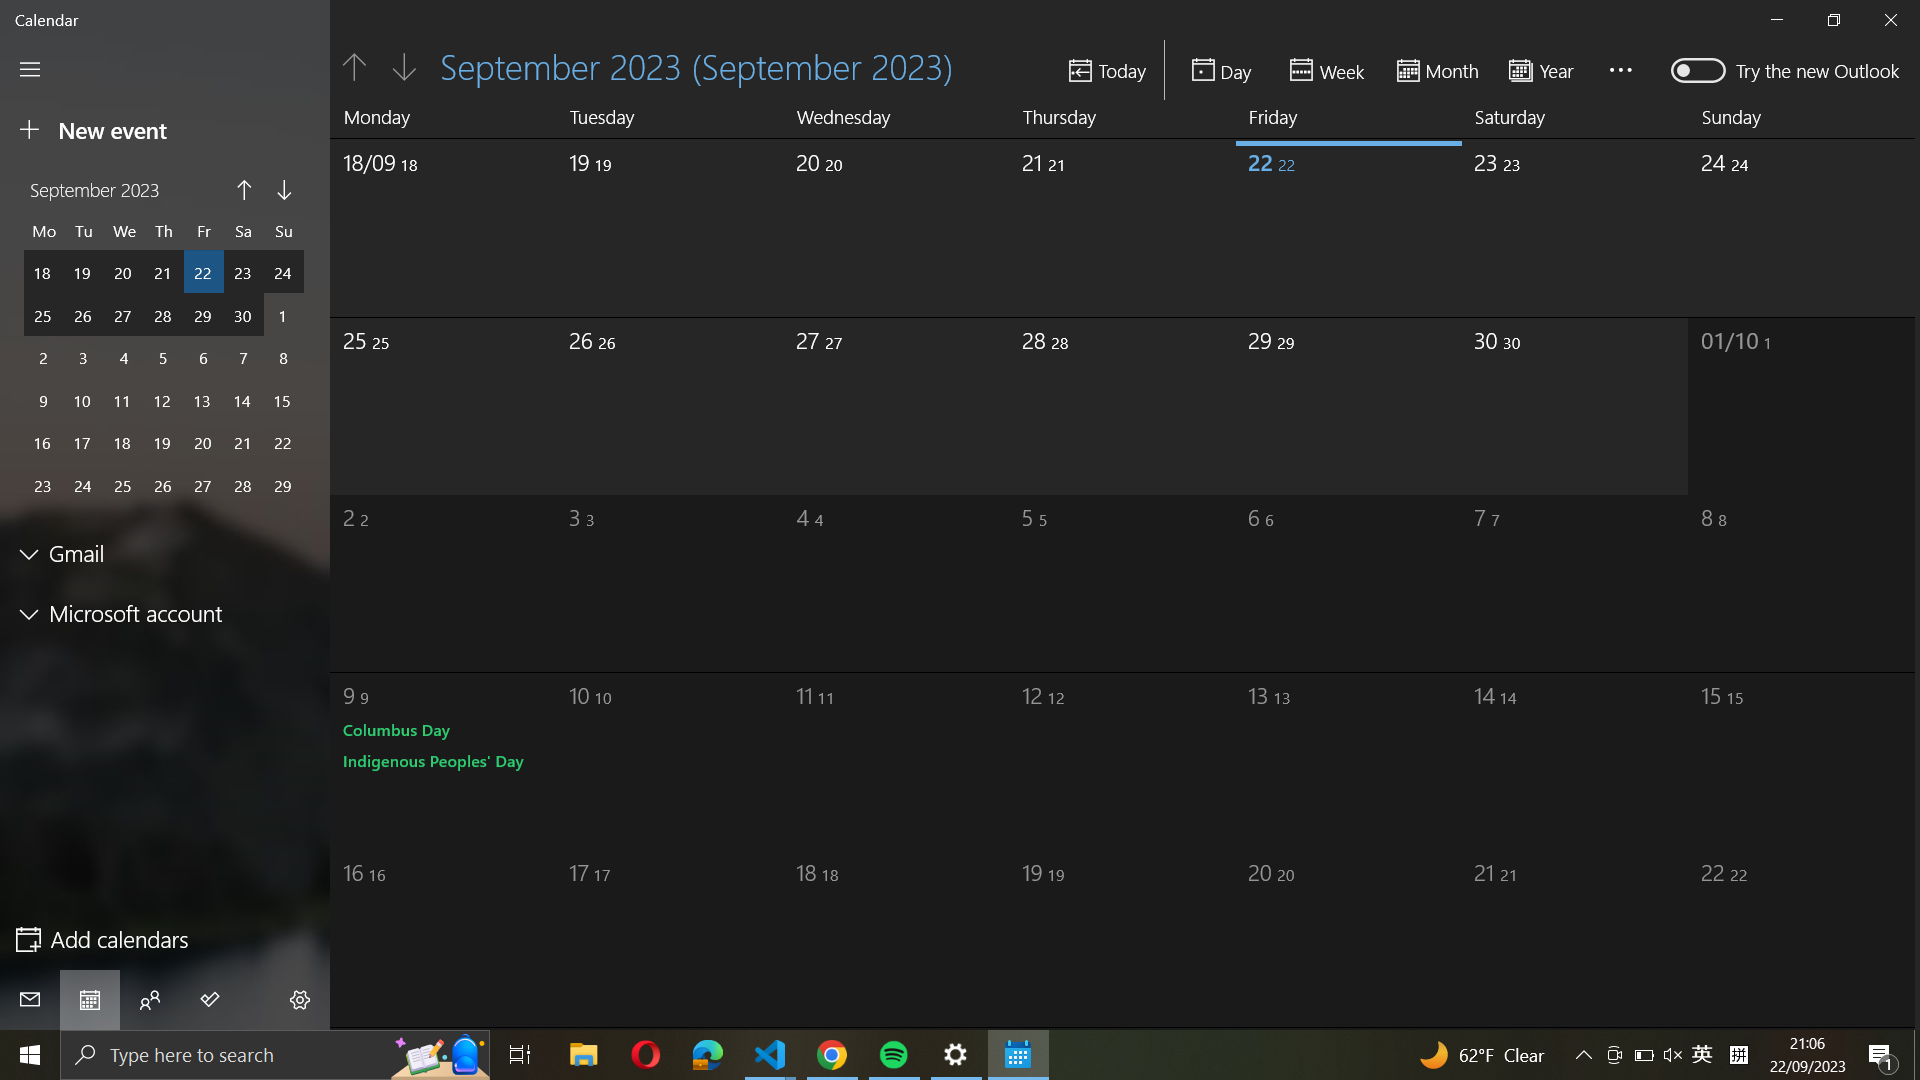 This screenshot has width=1920, height=1080. Describe the element at coordinates (166, 554) in the screenshot. I see `Check the Gmails associated with the current calendar` at that location.